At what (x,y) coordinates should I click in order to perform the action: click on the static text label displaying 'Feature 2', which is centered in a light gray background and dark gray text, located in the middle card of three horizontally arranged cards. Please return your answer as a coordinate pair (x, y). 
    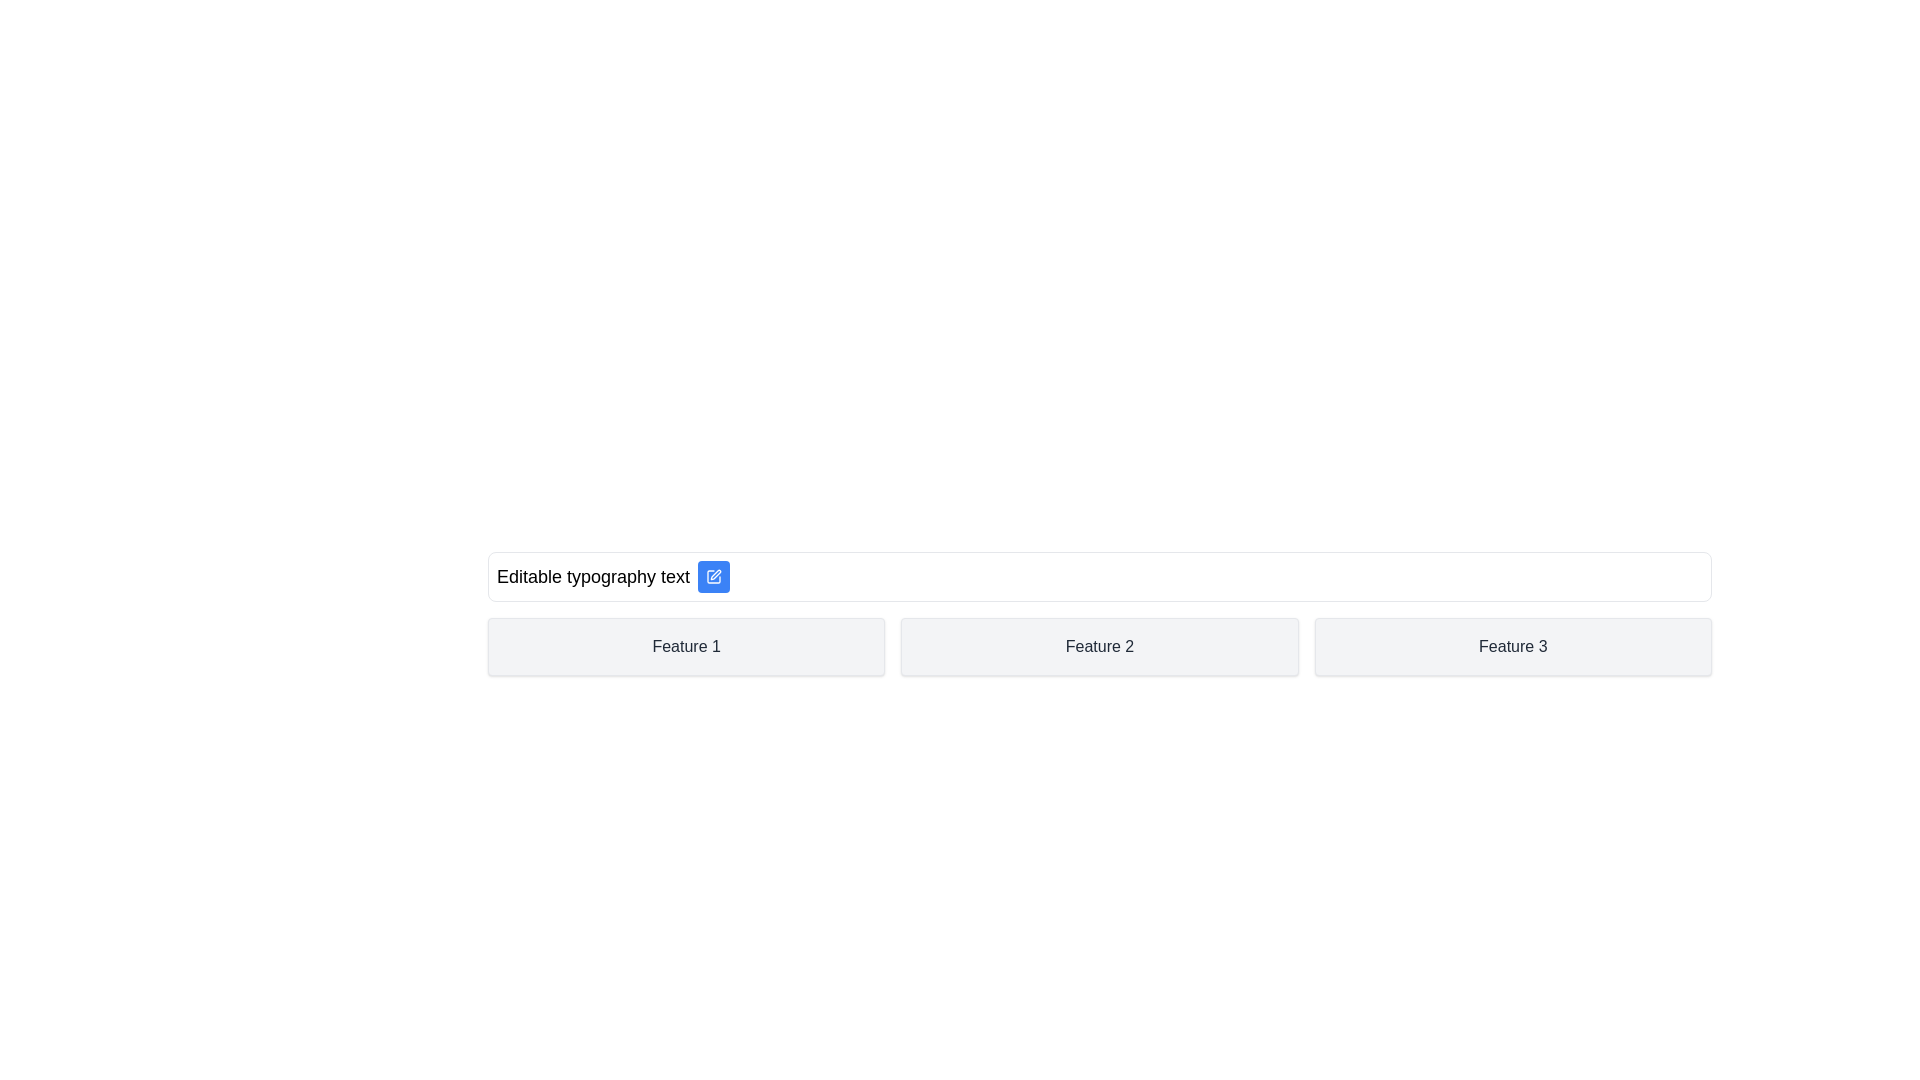
    Looking at the image, I should click on (1098, 647).